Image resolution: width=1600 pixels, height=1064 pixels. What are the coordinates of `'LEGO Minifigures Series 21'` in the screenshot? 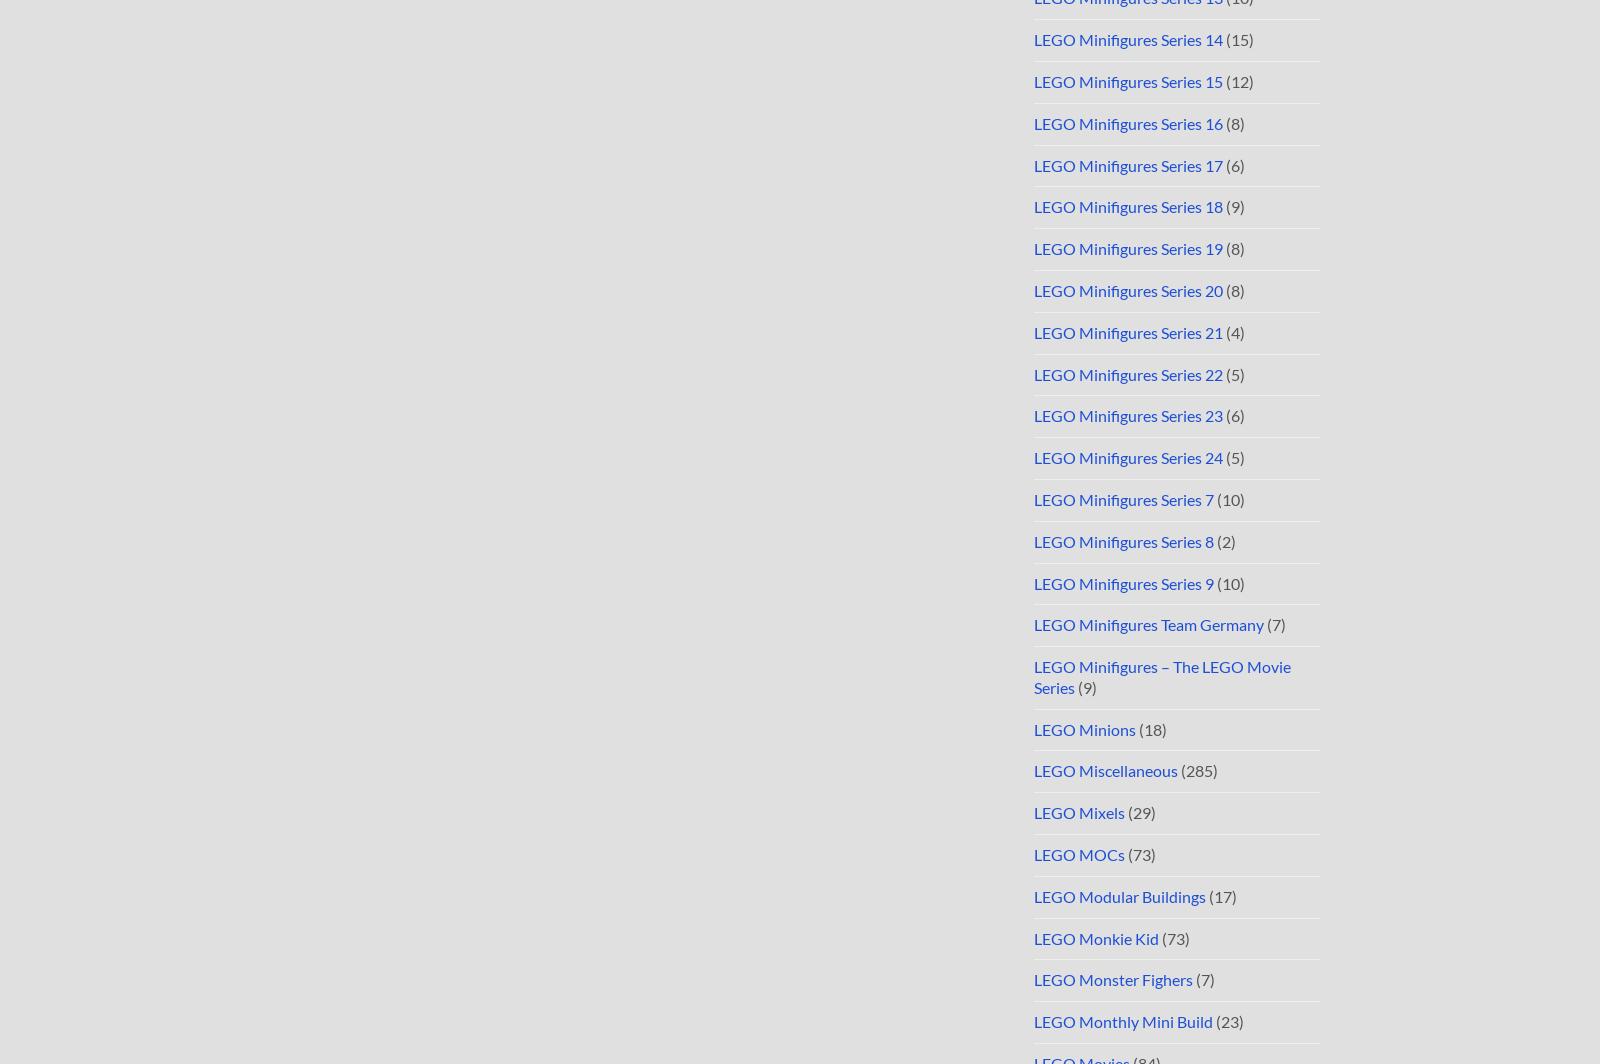 It's located at (1033, 331).